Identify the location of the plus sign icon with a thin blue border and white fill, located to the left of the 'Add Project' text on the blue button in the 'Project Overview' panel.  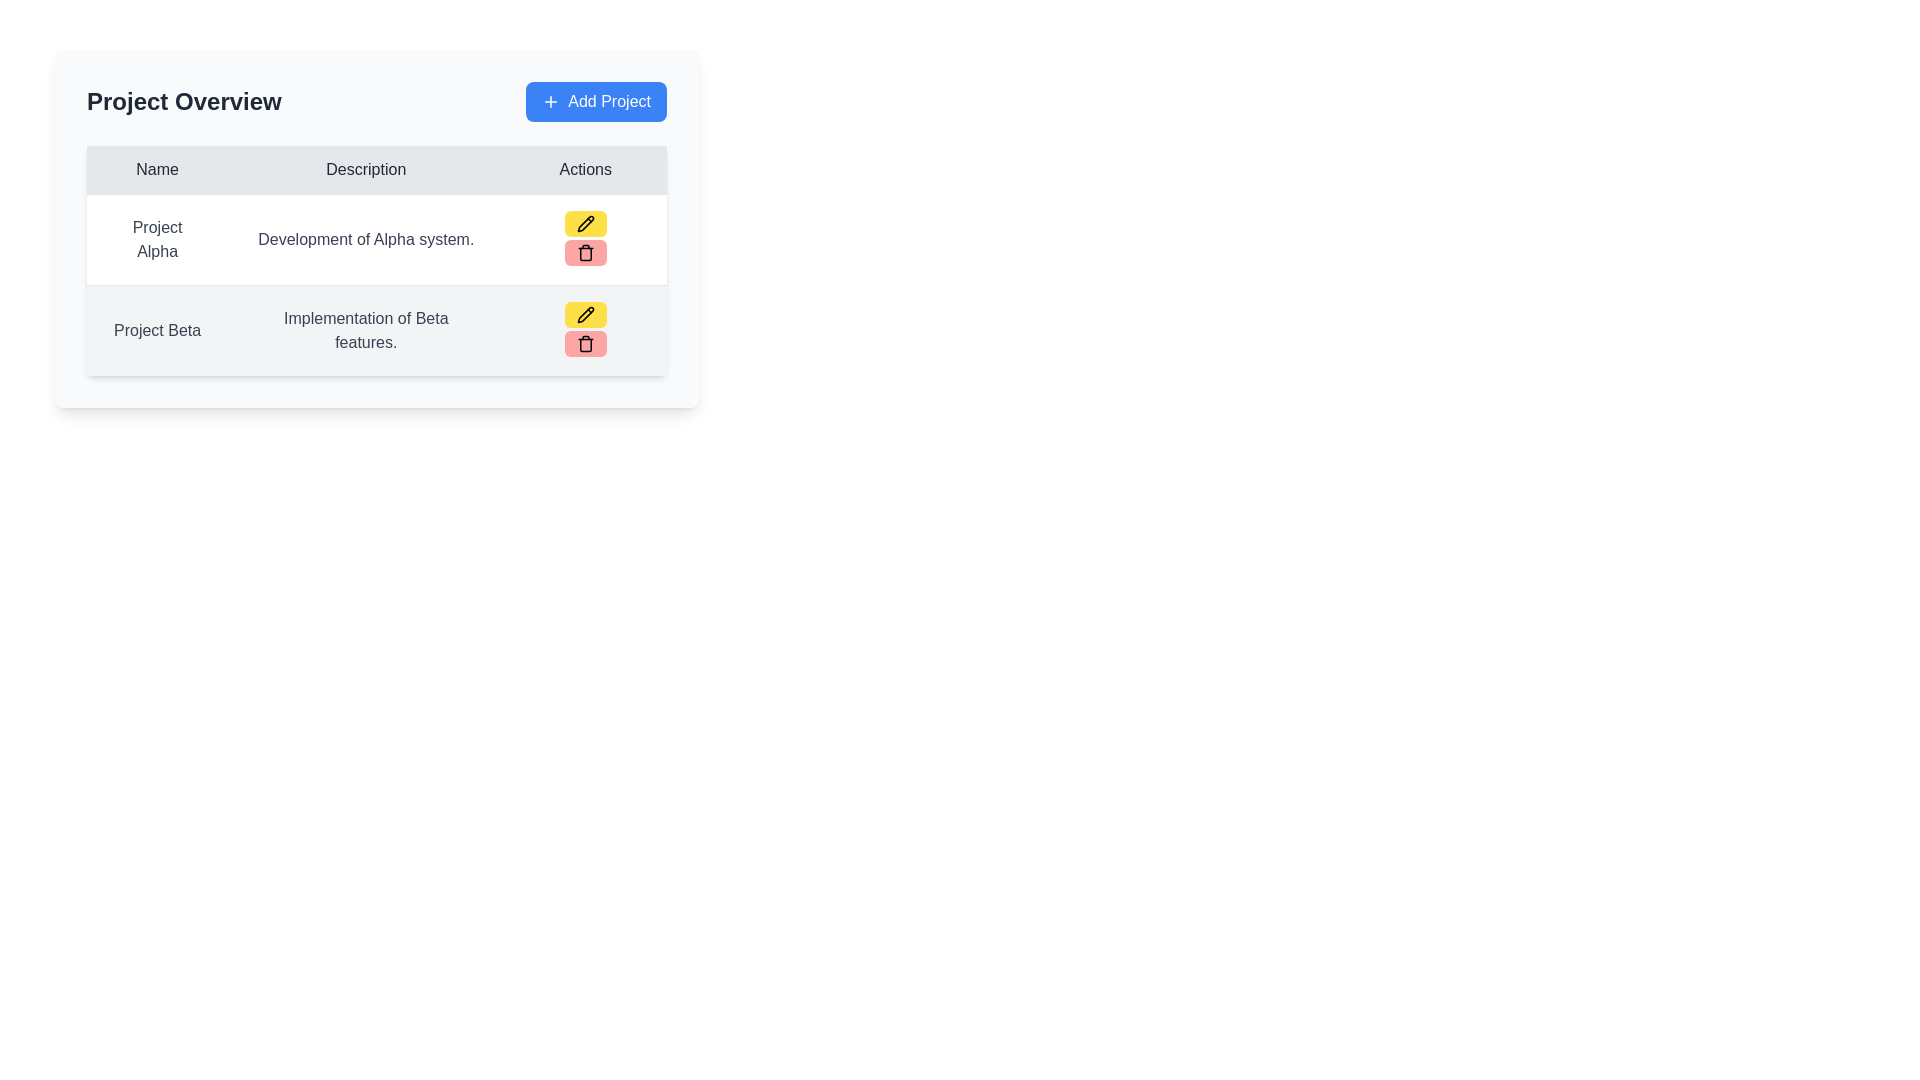
(551, 101).